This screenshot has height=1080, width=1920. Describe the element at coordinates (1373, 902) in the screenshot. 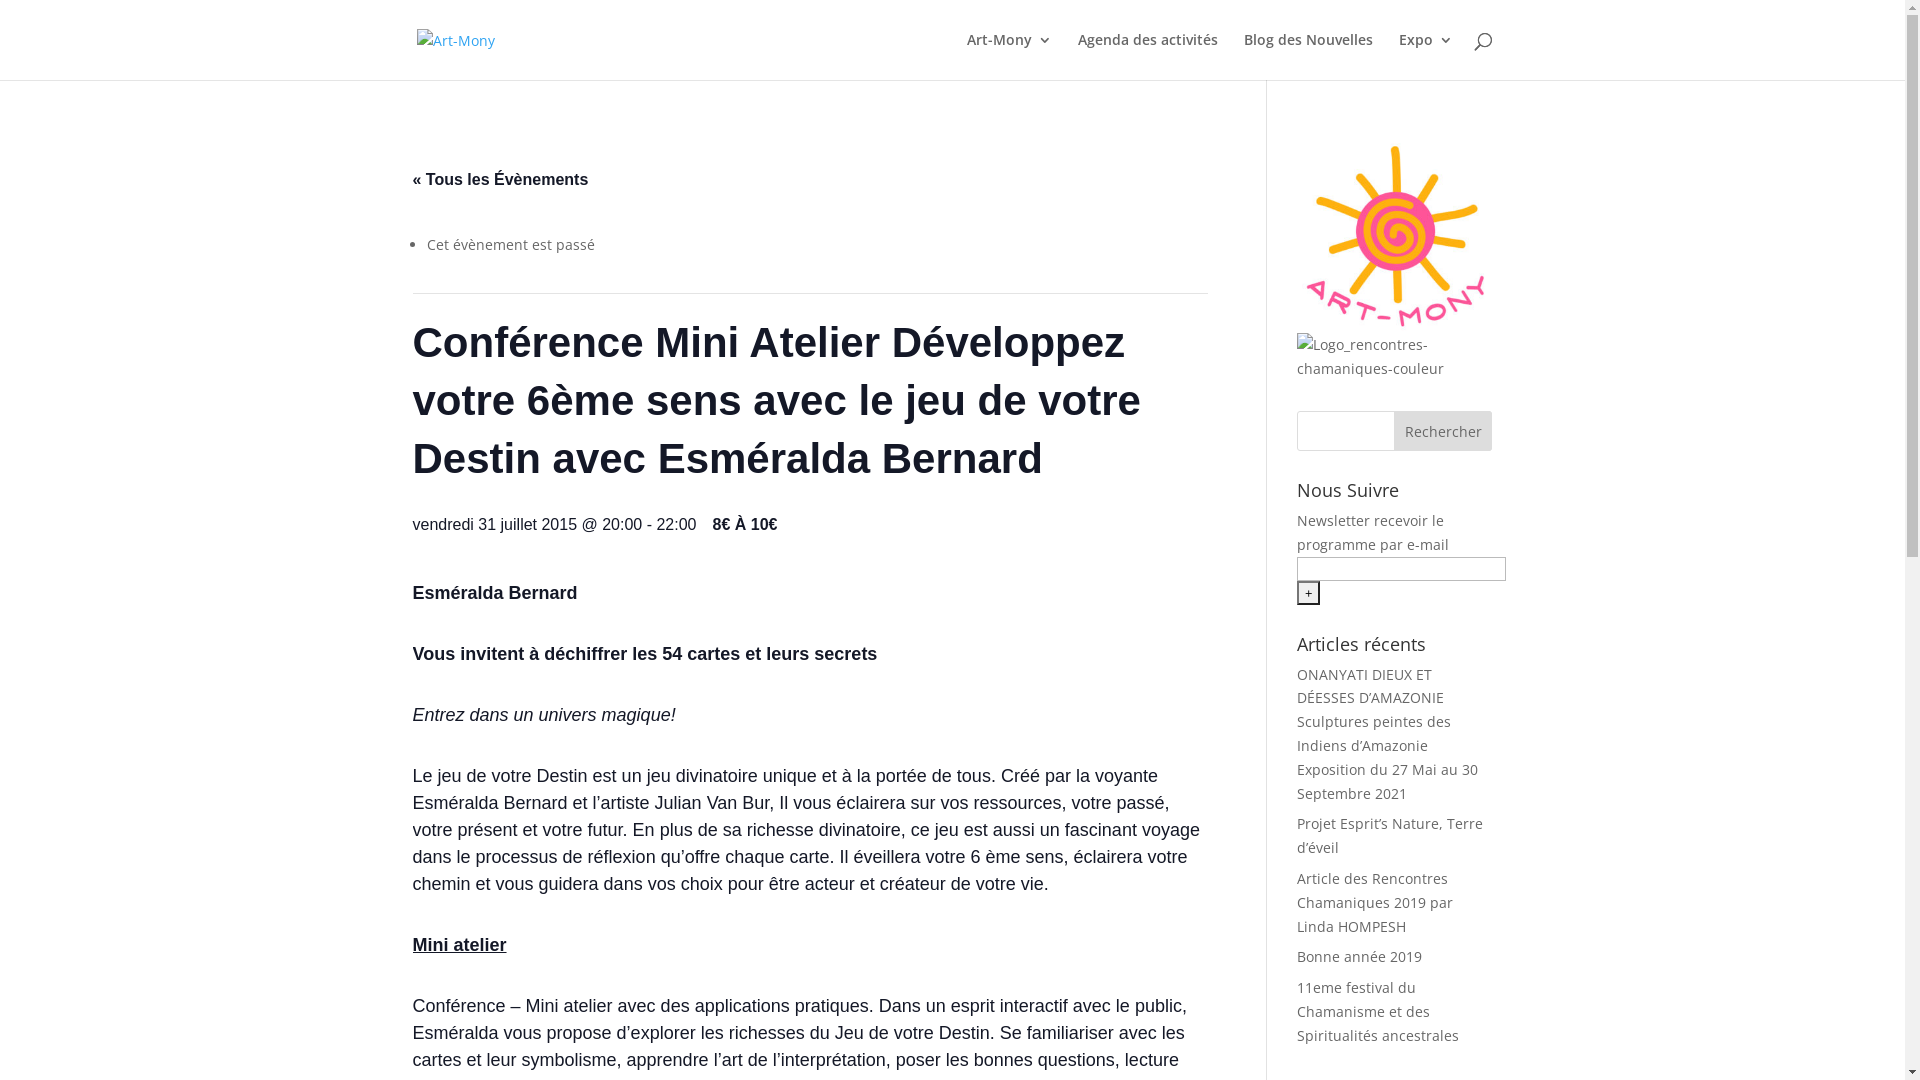

I see `'Article des Rencontres Chamaniques 2019 par Linda HOMPESH'` at that location.